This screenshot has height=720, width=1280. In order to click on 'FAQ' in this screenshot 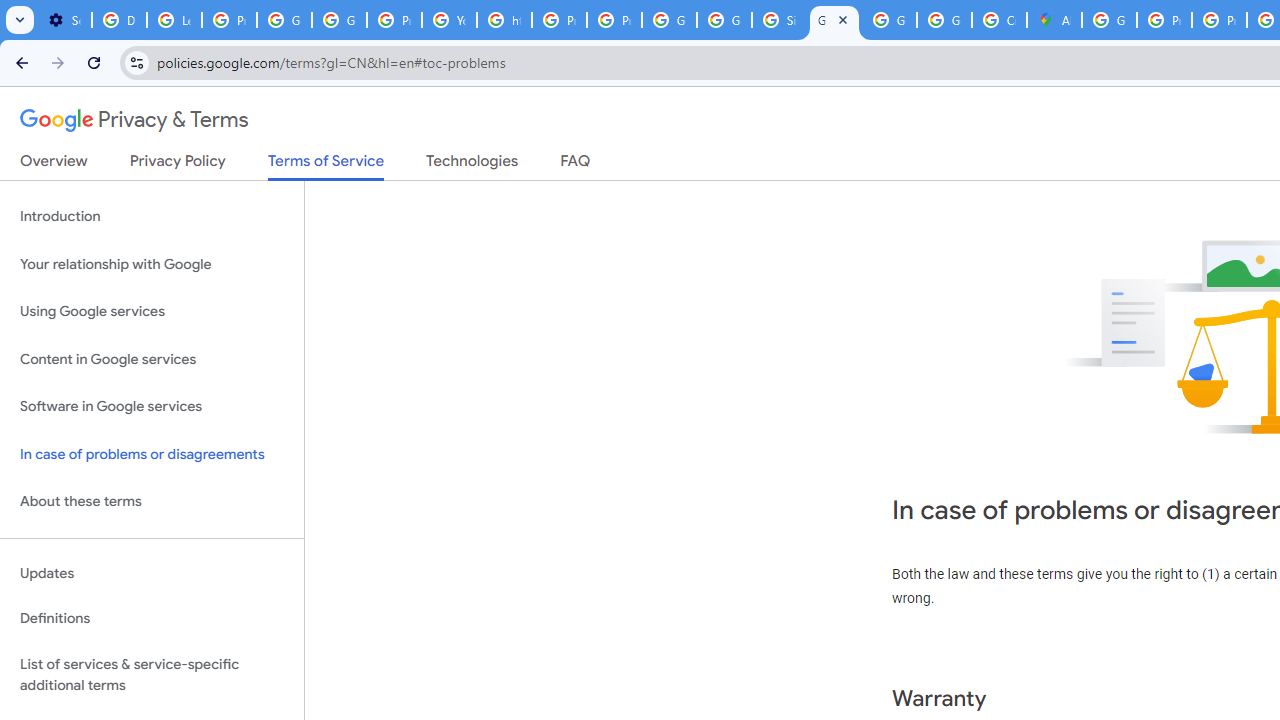, I will do `click(575, 164)`.